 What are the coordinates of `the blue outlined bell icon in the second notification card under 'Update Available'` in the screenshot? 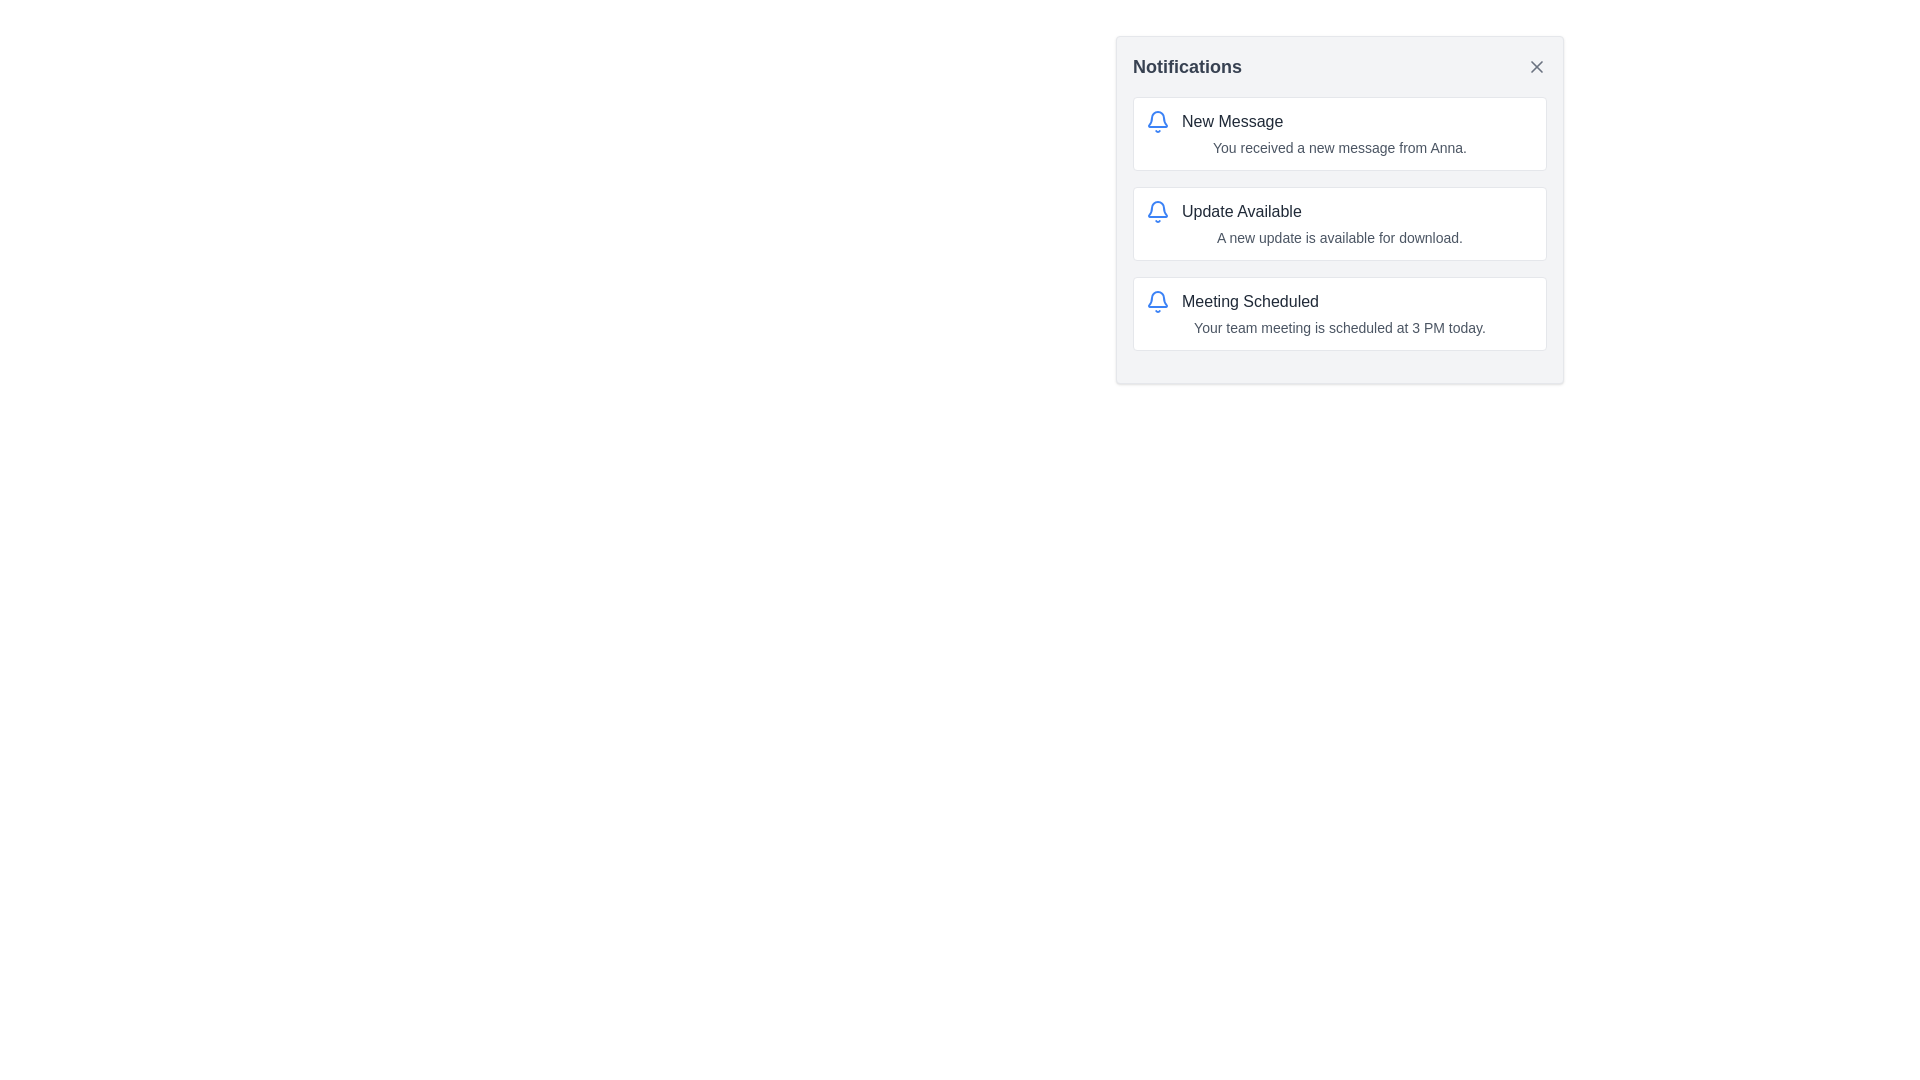 It's located at (1157, 209).